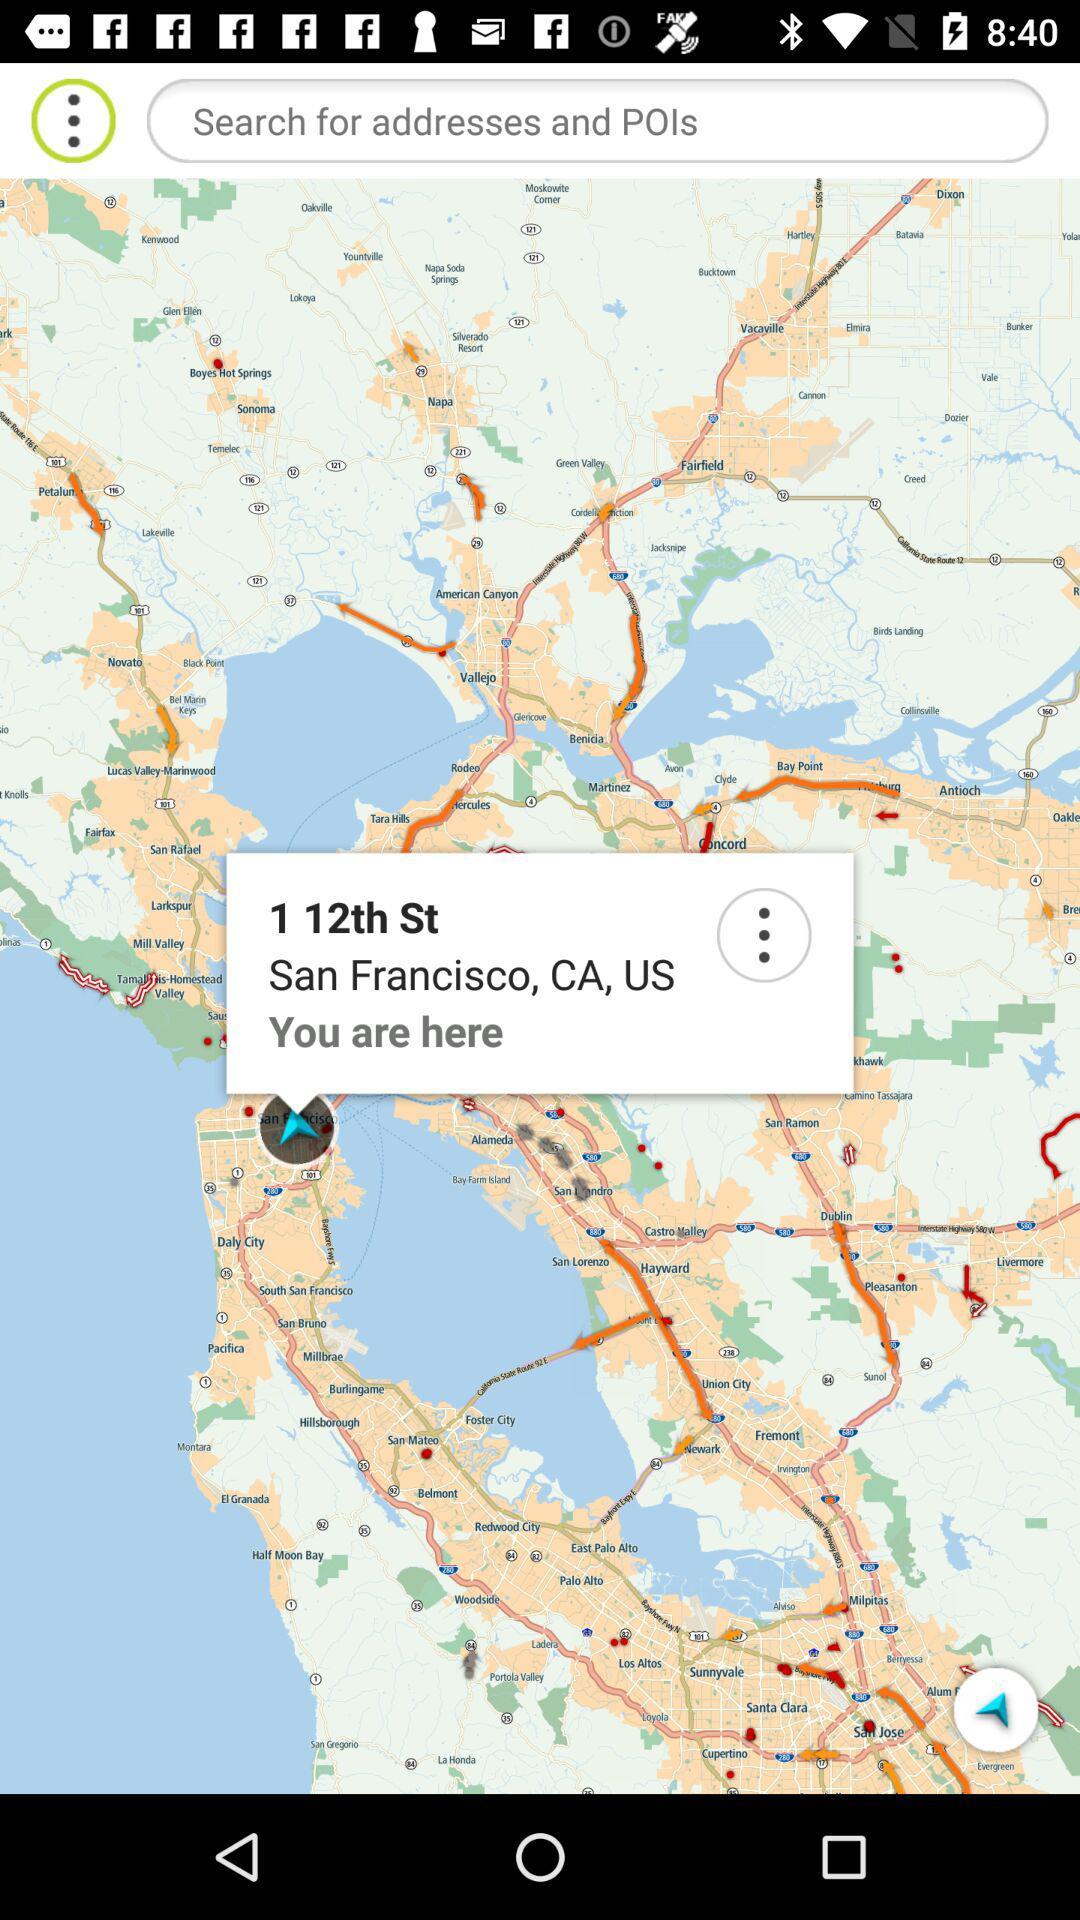  What do you see at coordinates (995, 1708) in the screenshot?
I see `start tracking driving progress` at bounding box center [995, 1708].